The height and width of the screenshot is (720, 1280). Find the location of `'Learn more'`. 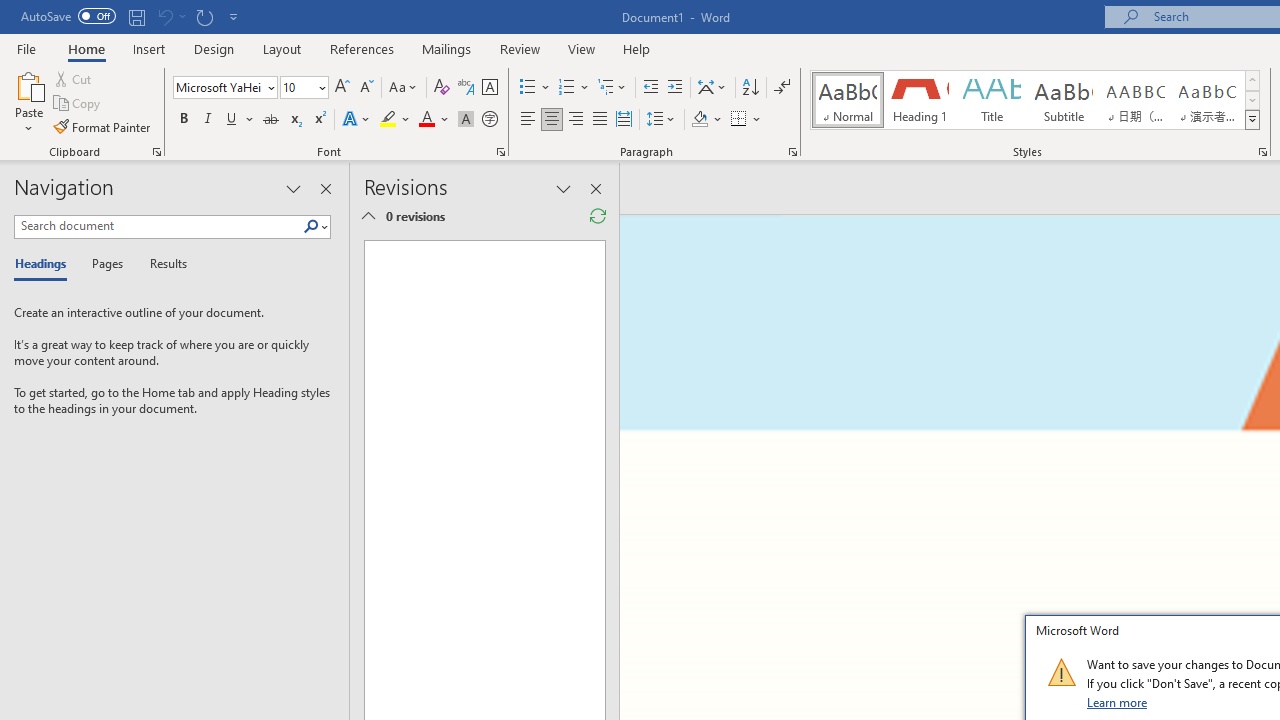

'Learn more' is located at coordinates (1117, 701).